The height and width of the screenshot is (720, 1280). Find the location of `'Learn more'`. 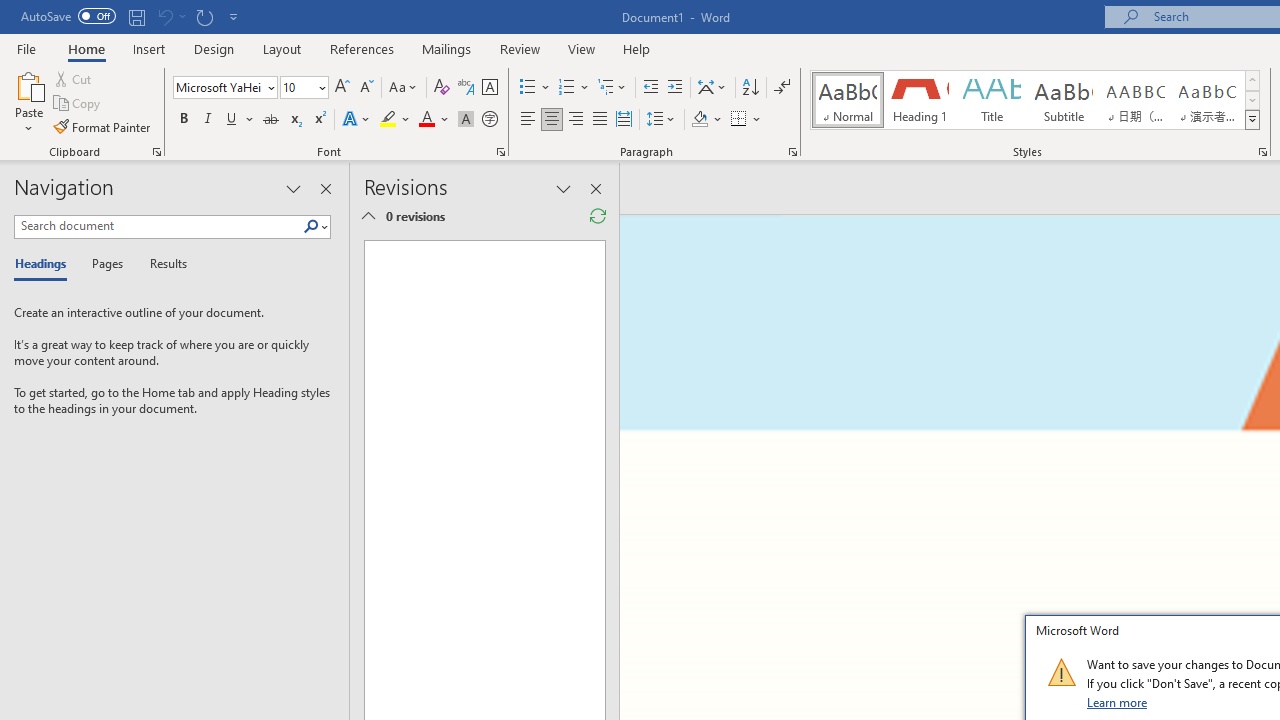

'Learn more' is located at coordinates (1117, 701).